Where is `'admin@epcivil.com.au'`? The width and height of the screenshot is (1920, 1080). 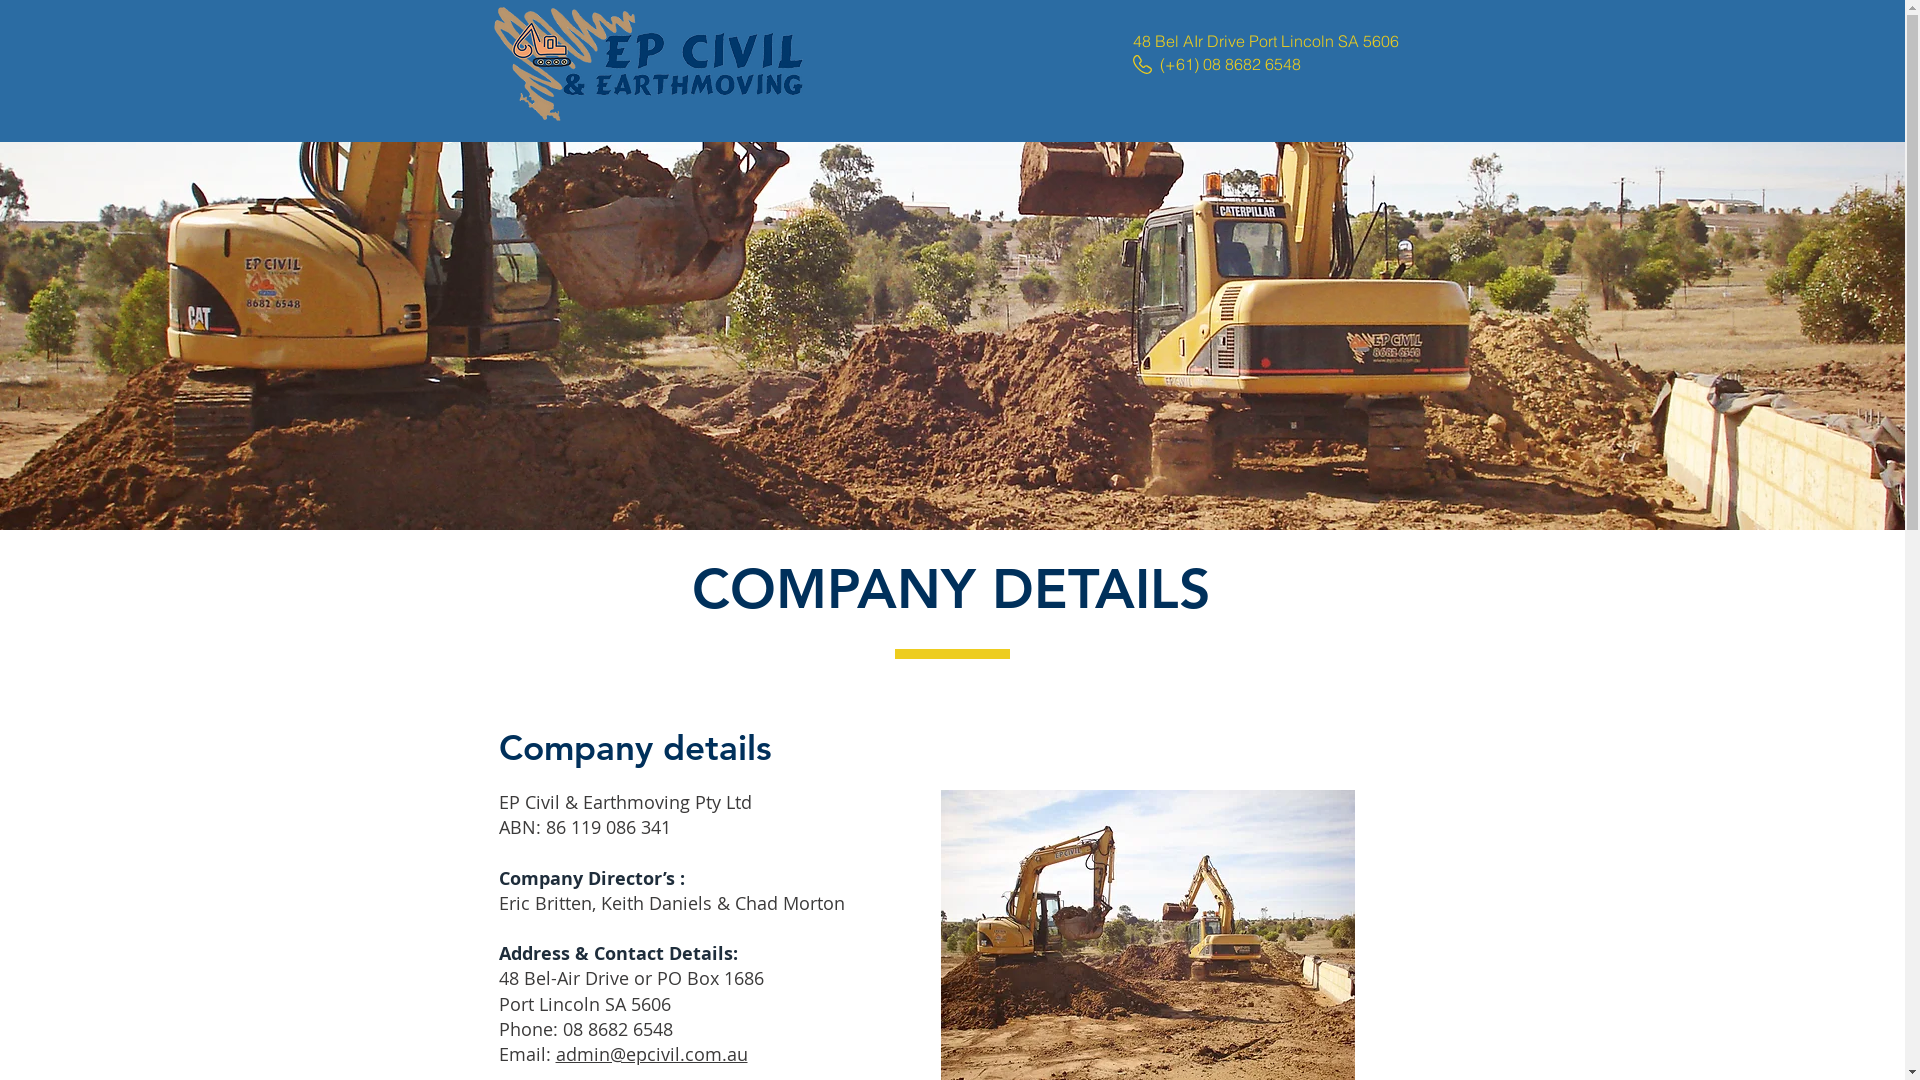
'admin@epcivil.com.au' is located at coordinates (556, 1052).